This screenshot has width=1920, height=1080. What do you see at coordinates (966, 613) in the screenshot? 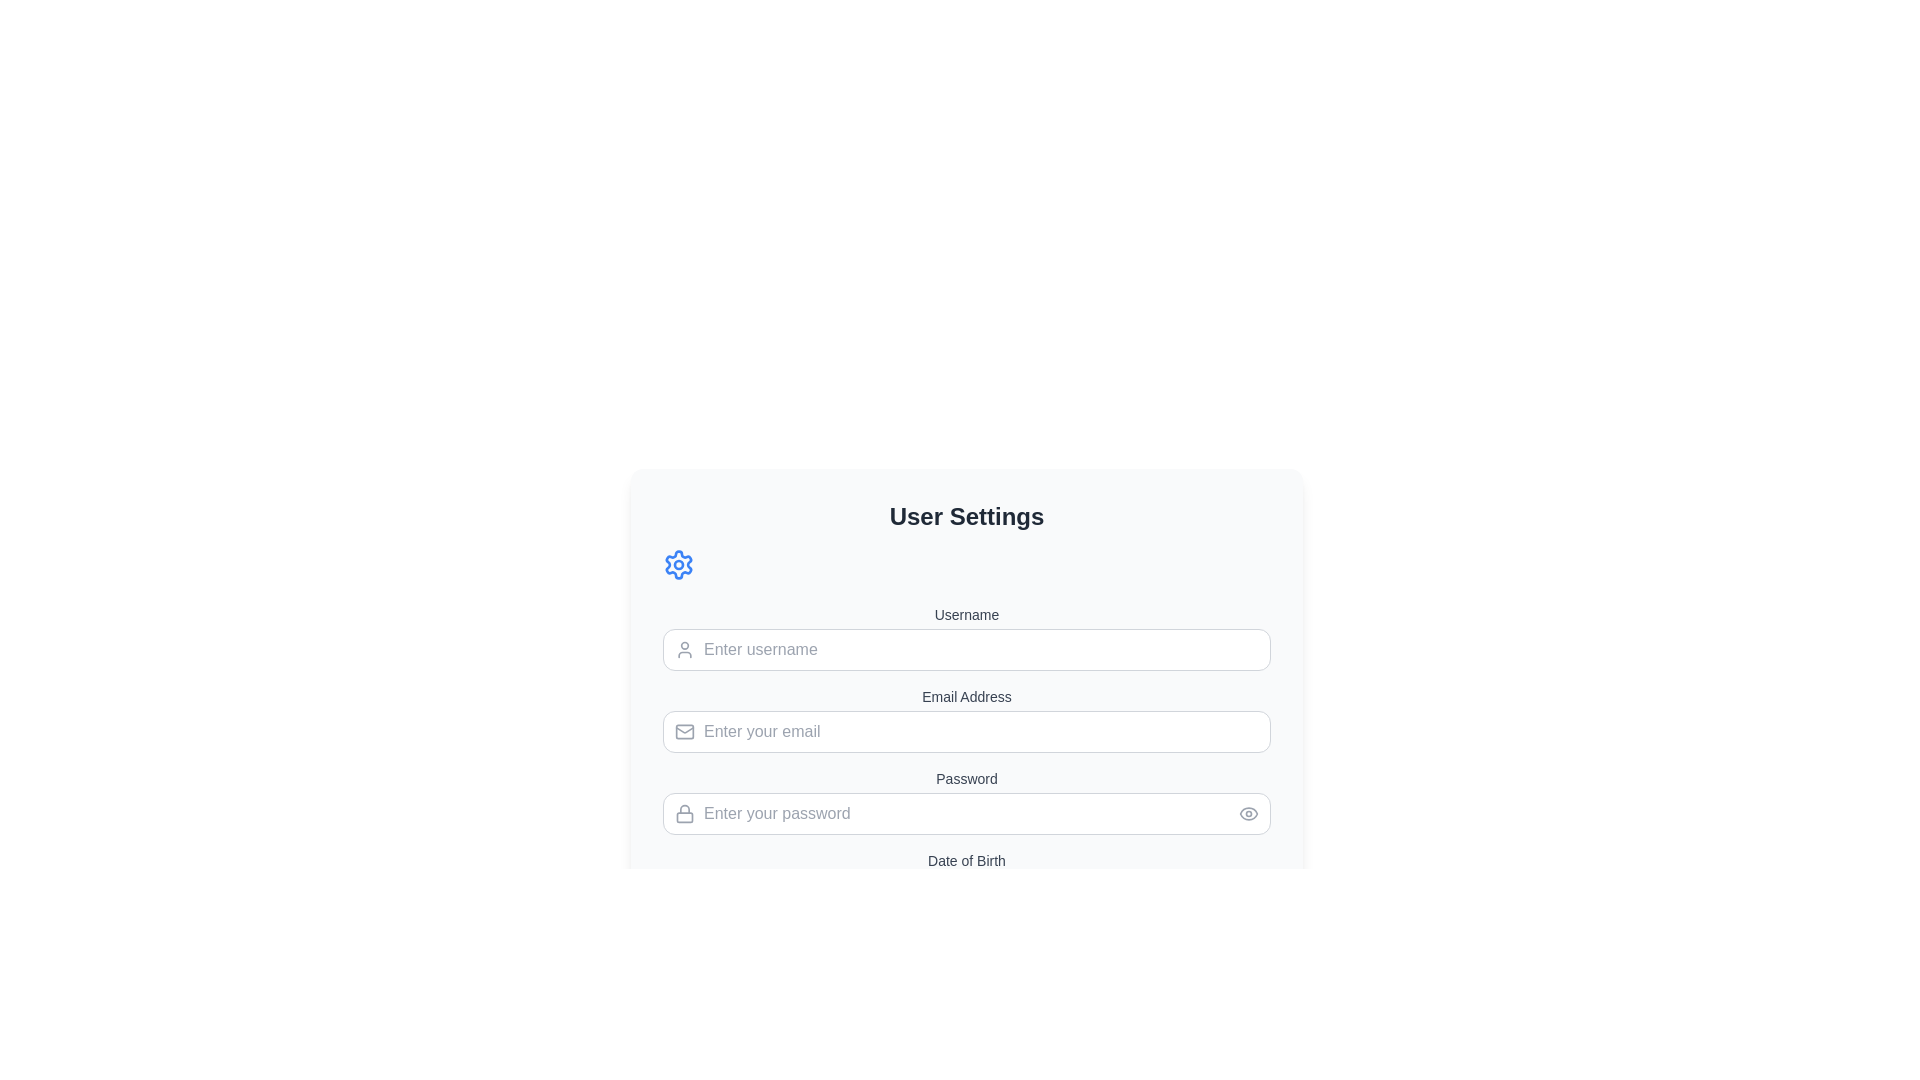
I see `the Text label that serves as a descriptor for the adjacent username input field, located directly above the username input field under the 'User Settings' heading` at bounding box center [966, 613].